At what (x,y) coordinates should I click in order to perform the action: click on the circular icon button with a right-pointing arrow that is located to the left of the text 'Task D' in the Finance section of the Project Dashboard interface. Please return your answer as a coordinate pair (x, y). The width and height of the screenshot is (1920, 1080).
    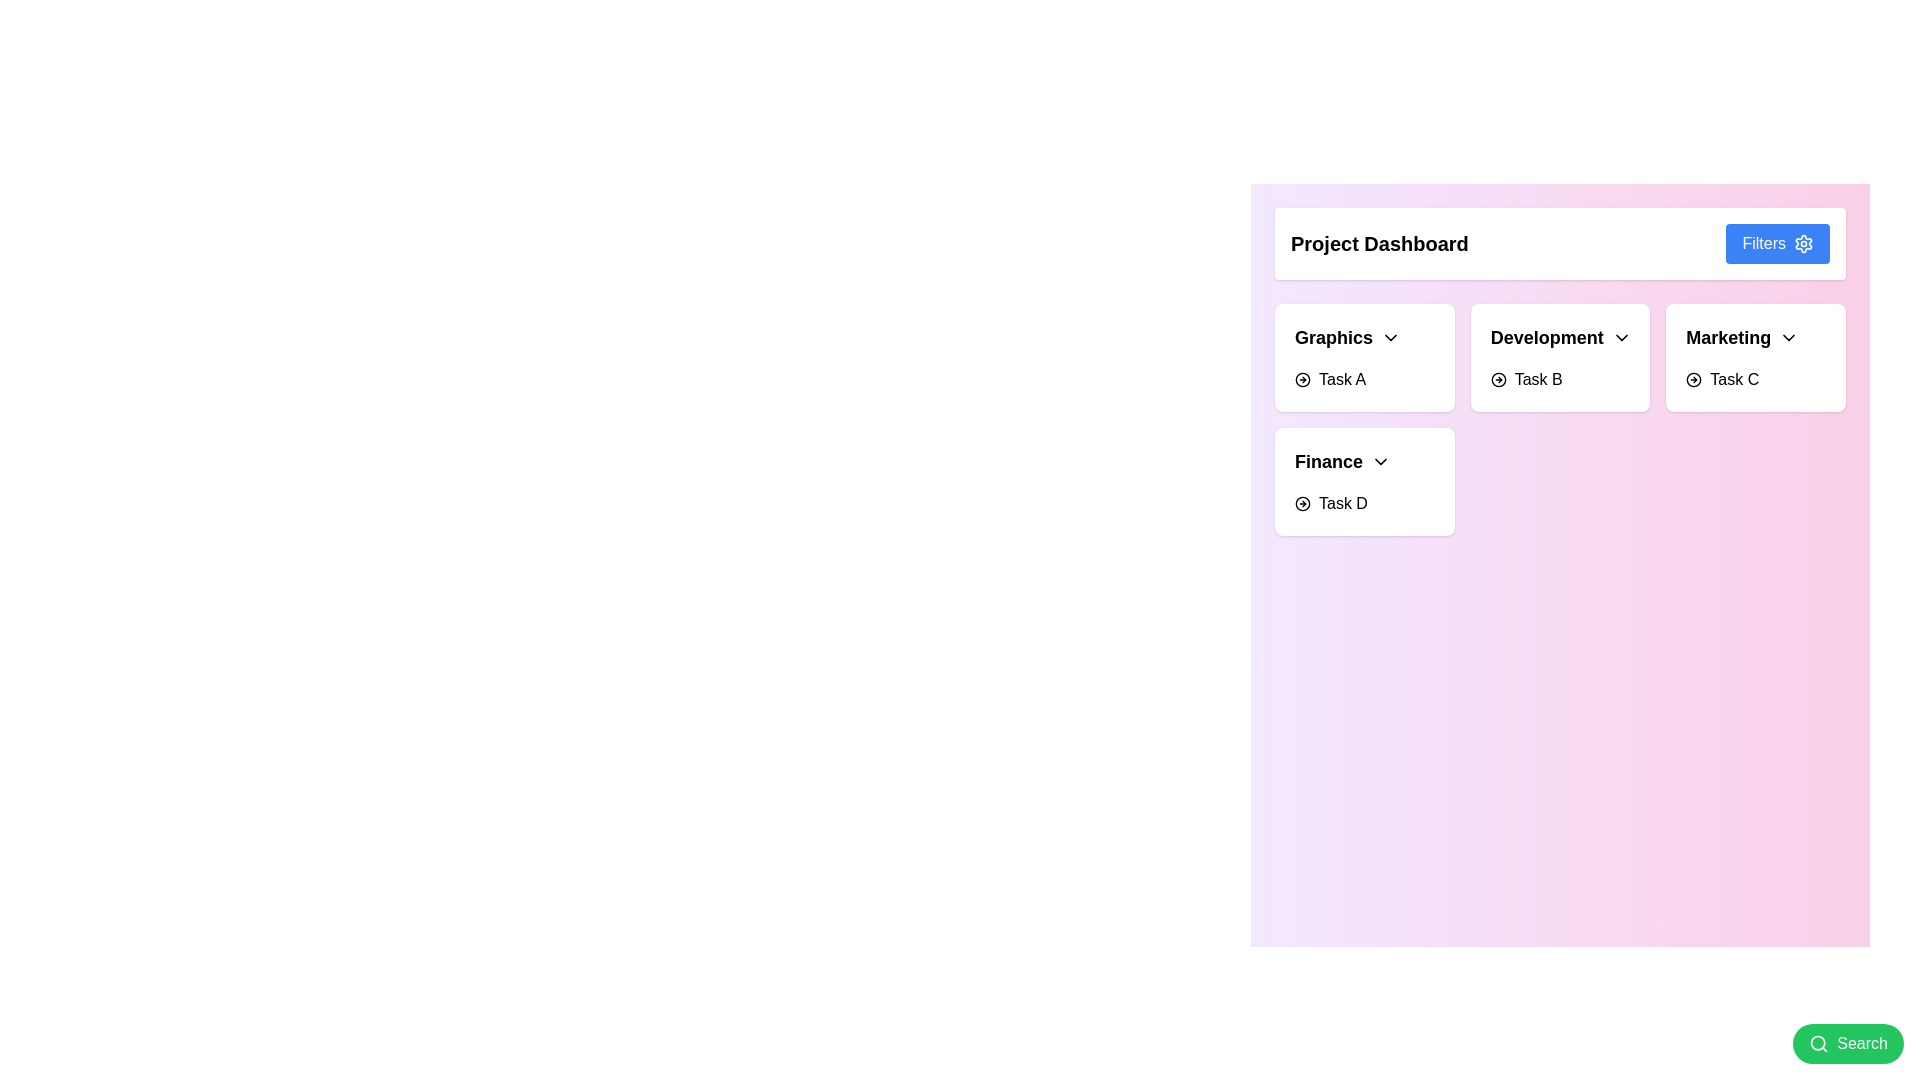
    Looking at the image, I should click on (1302, 503).